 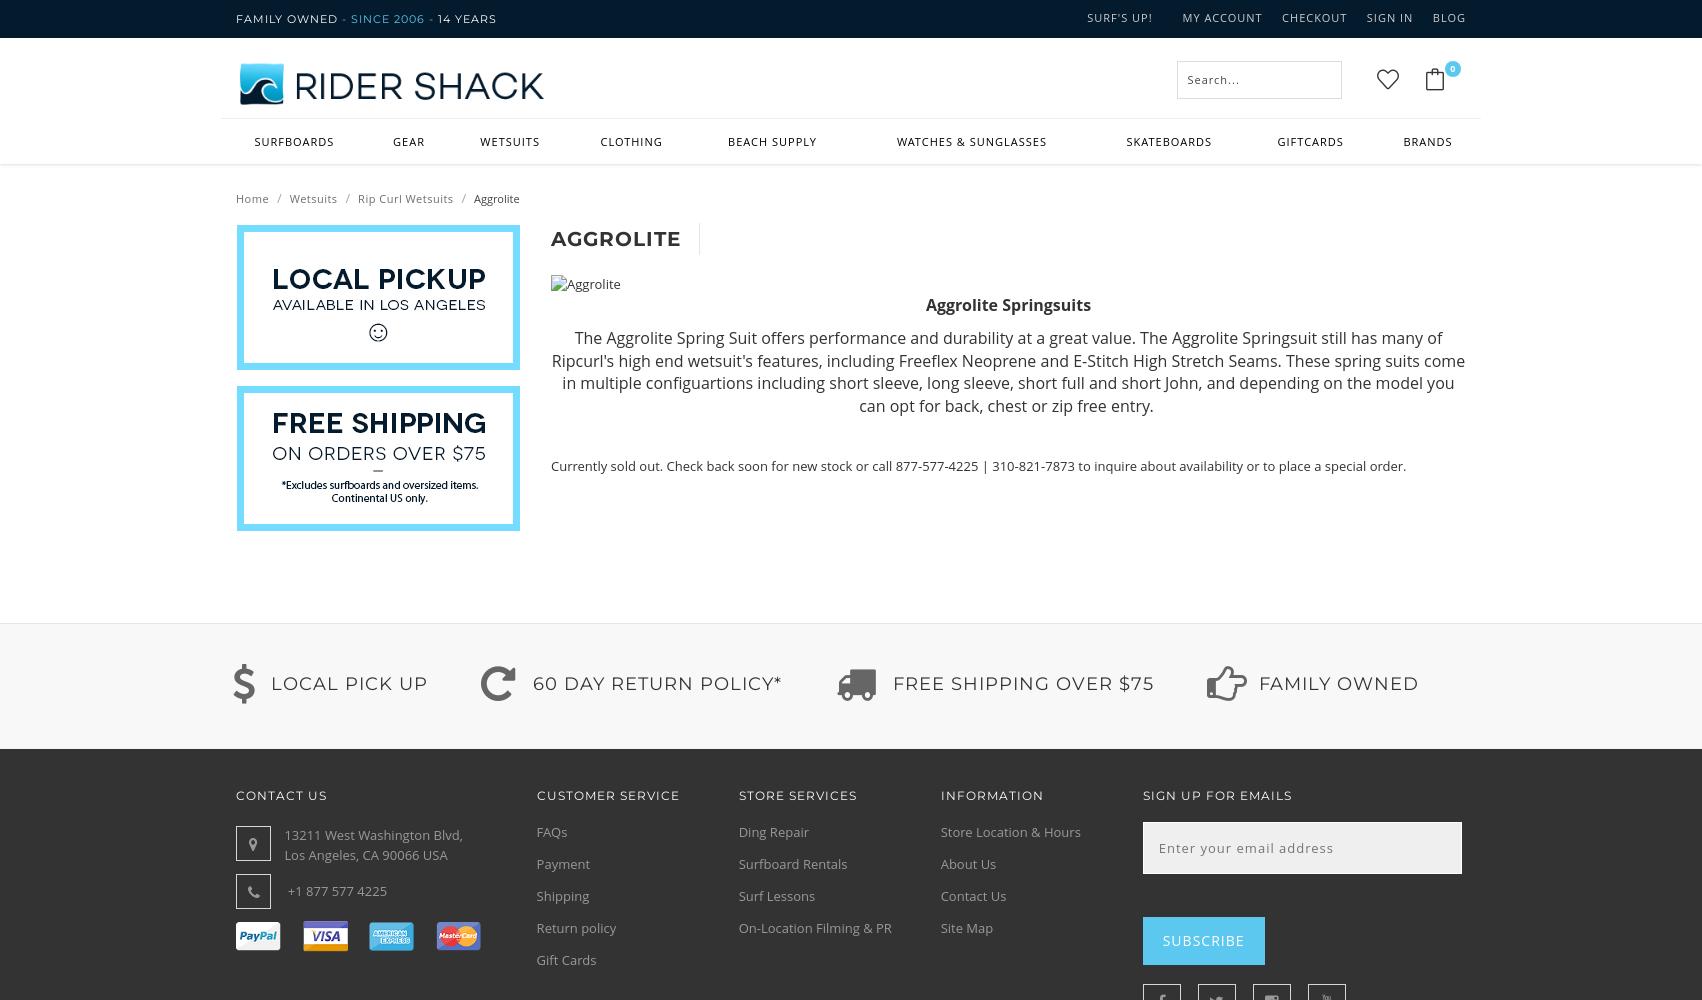 I want to click on 'Brands', so click(x=1401, y=141).